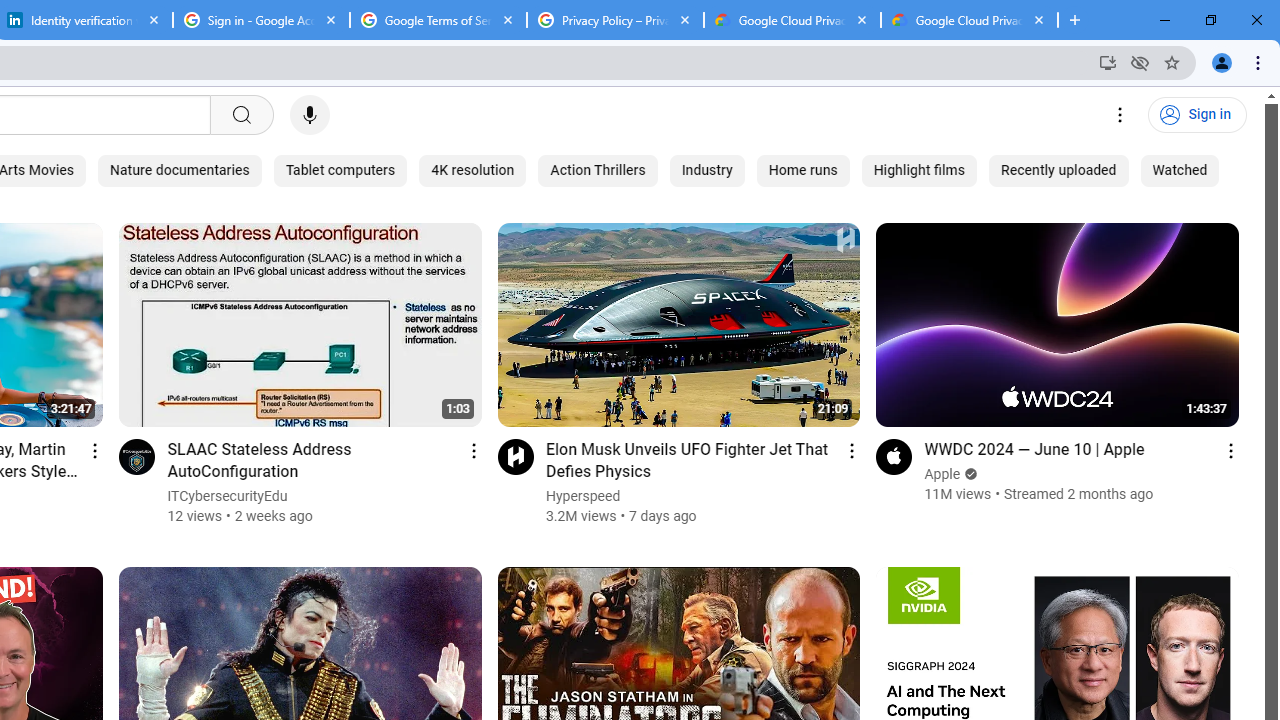 Image resolution: width=1280 pixels, height=720 pixels. I want to click on 'Home runs', so click(803, 170).